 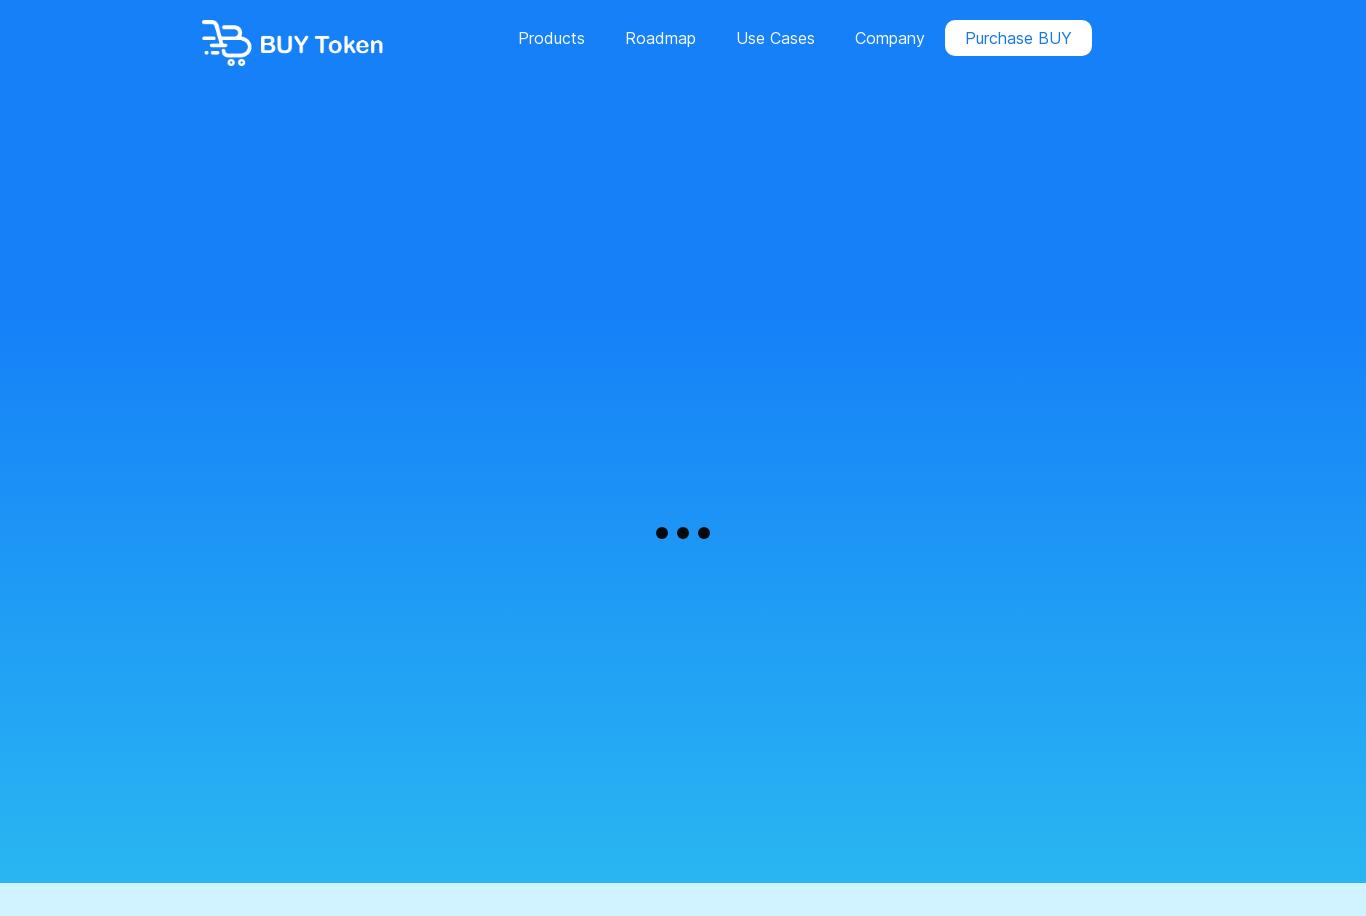 I want to click on 'Dropshipper.com is a leading platform that enables e-commerce businesses or individuals to easily source and manage their products, with support for the BUY token to simplify payments and streamline transactions.', so click(x=675, y=289).